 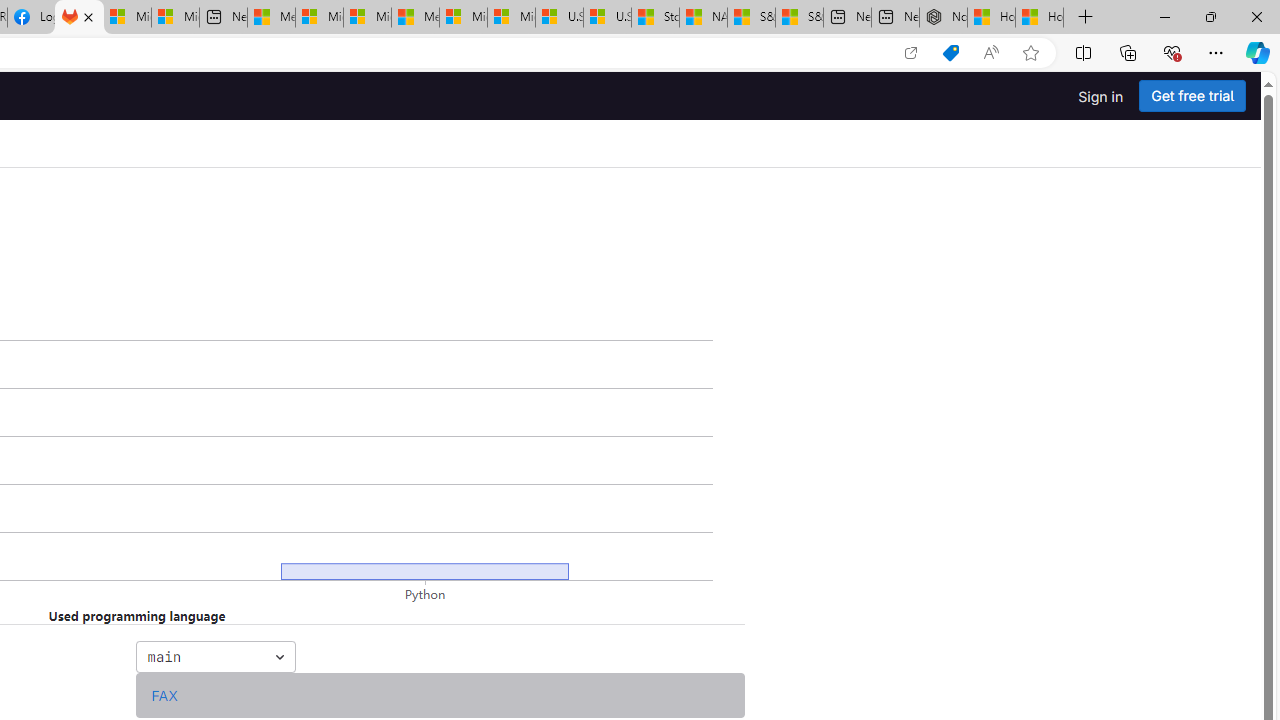 I want to click on 'Microsoft account | Home', so click(x=367, y=17).